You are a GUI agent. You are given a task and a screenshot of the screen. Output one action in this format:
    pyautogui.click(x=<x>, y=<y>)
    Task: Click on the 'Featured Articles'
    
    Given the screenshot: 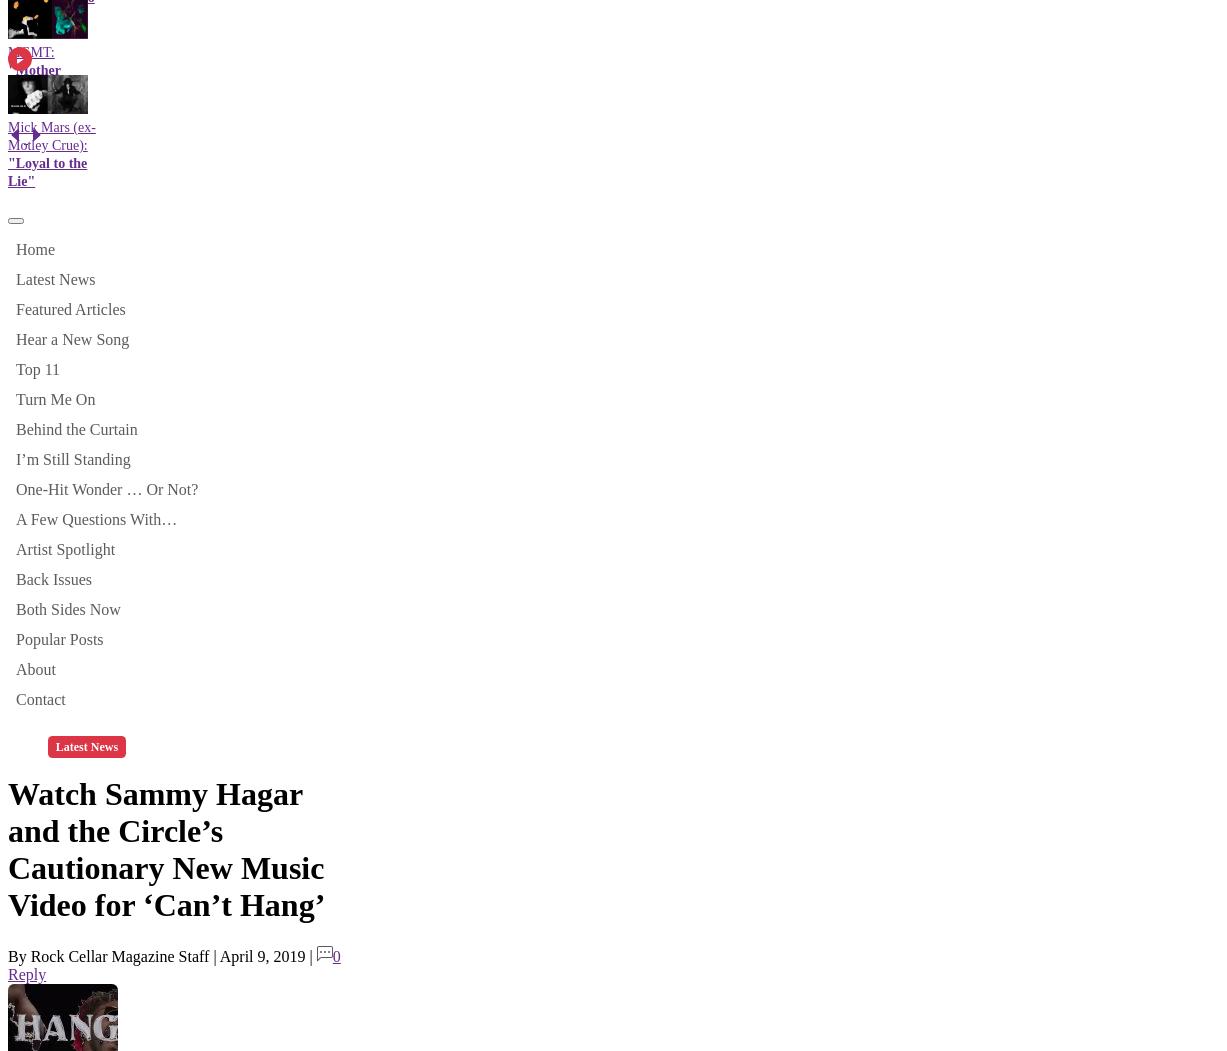 What is the action you would take?
    pyautogui.click(x=70, y=307)
    